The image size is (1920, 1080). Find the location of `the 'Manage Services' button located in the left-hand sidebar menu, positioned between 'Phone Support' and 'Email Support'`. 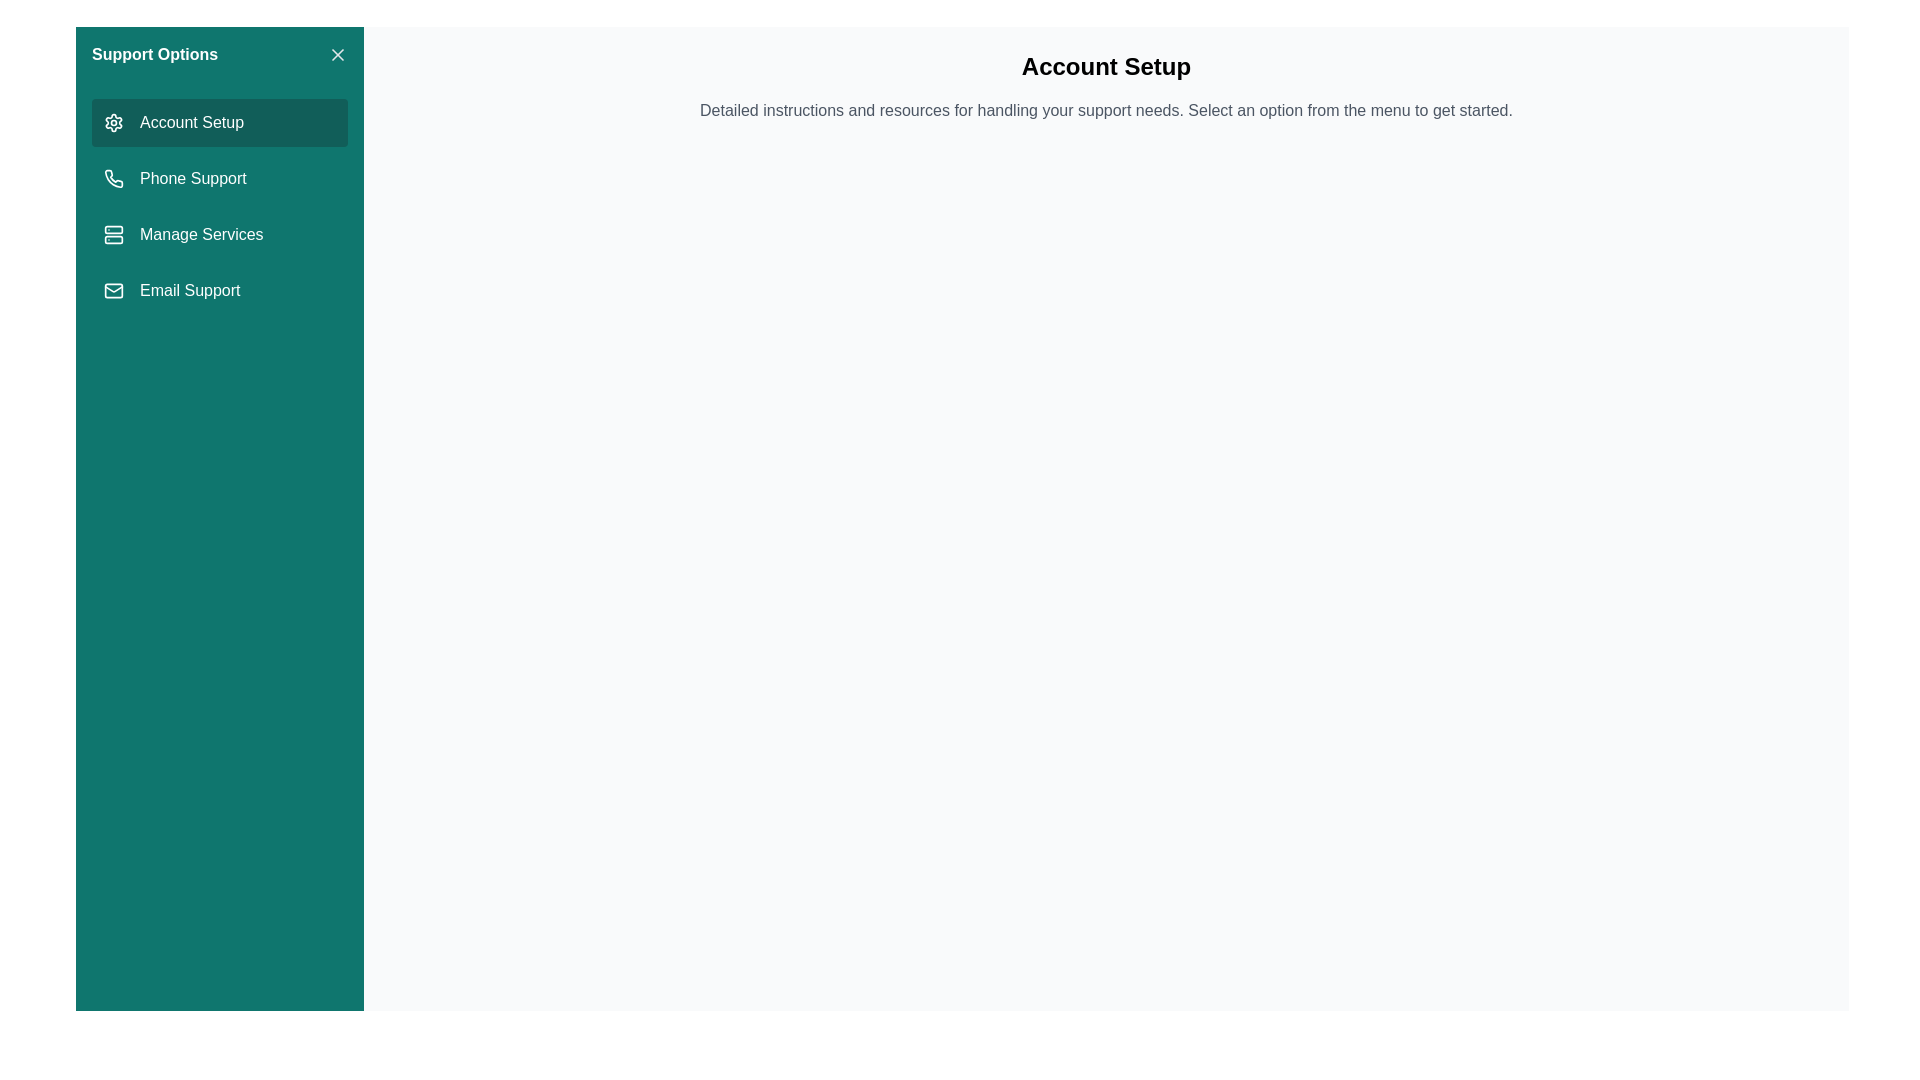

the 'Manage Services' button located in the left-hand sidebar menu, positioned between 'Phone Support' and 'Email Support' is located at coordinates (220, 234).